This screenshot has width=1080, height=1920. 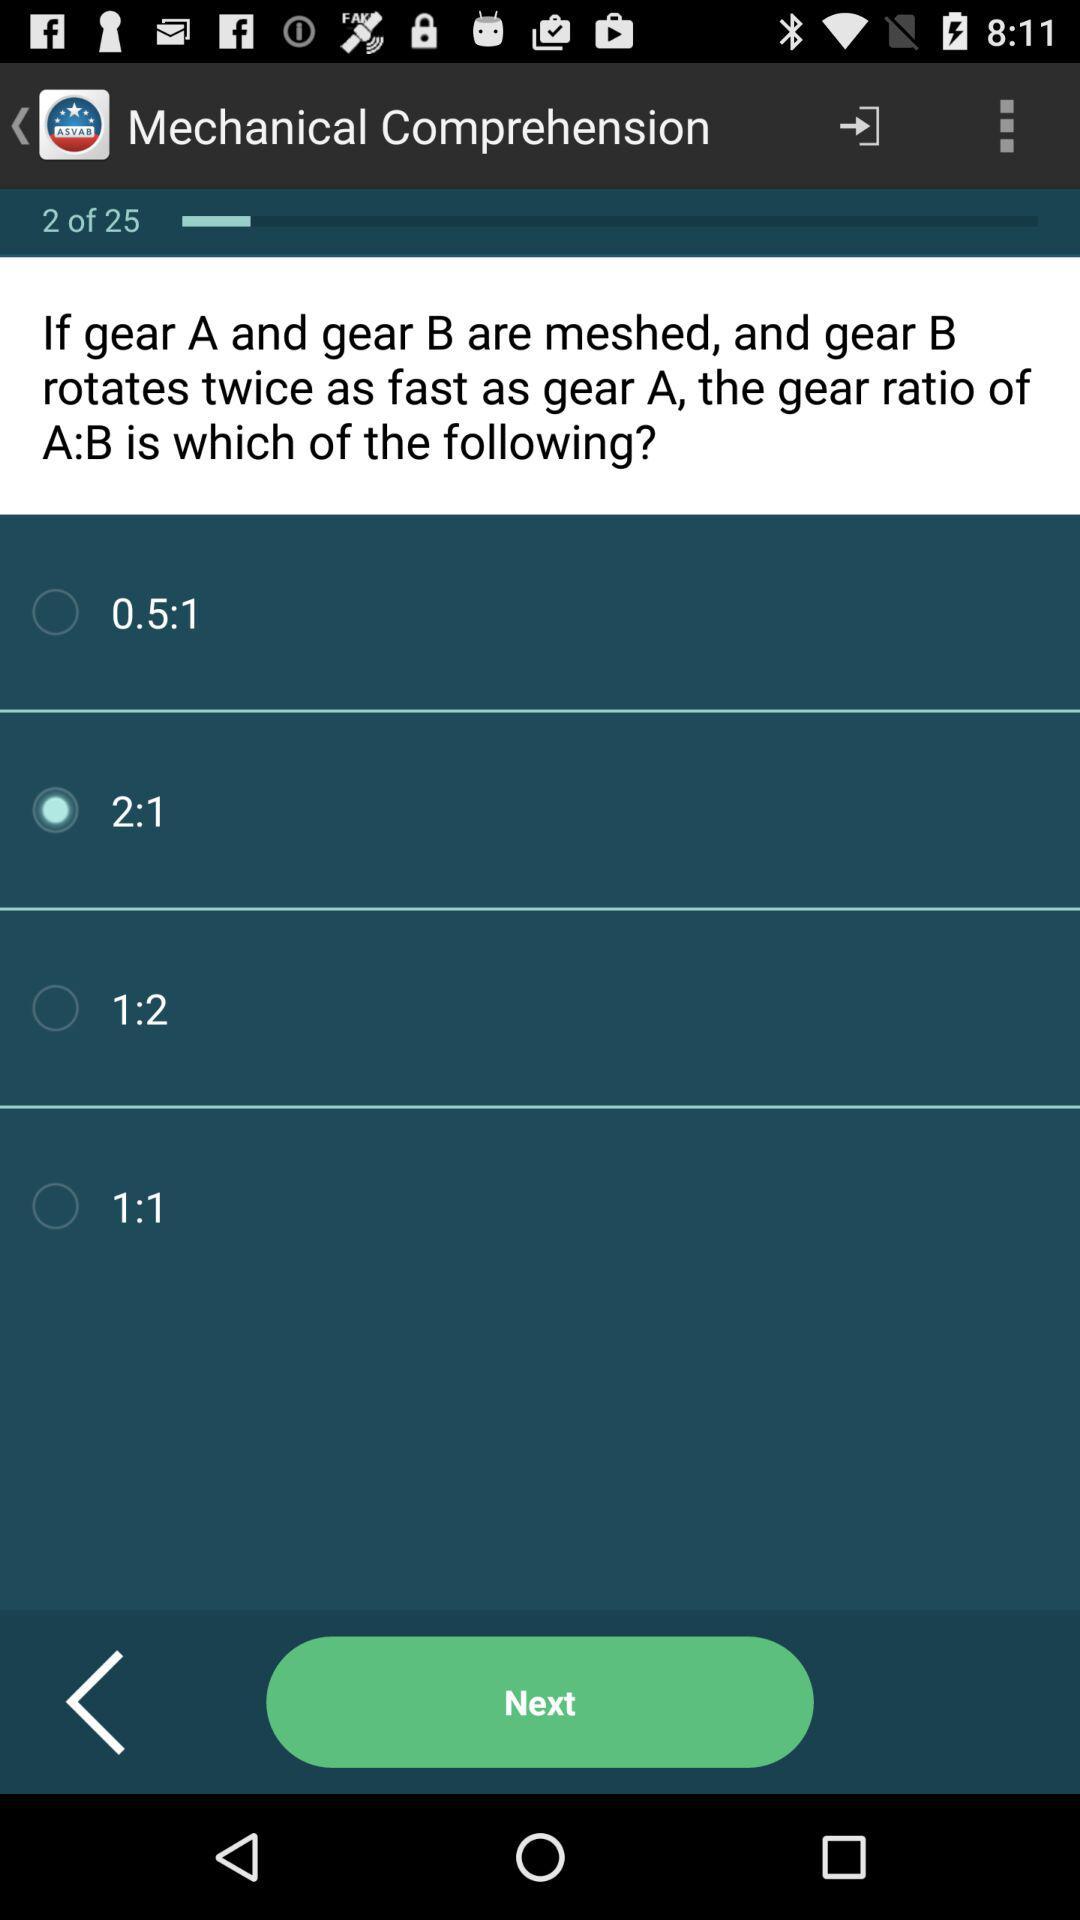 I want to click on the next icon, so click(x=540, y=1701).